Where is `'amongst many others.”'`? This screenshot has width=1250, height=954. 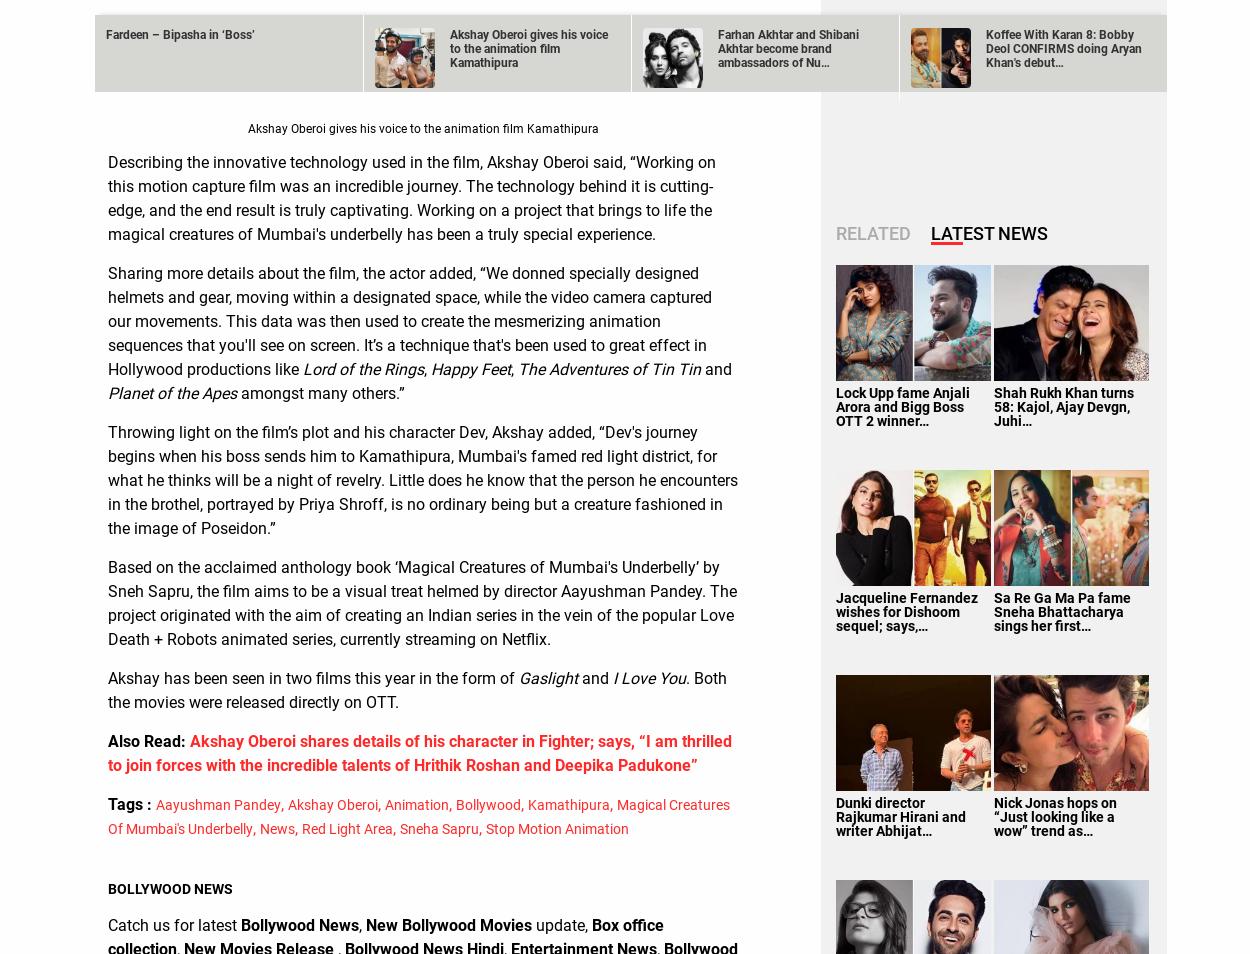
'amongst many others.”' is located at coordinates (319, 392).